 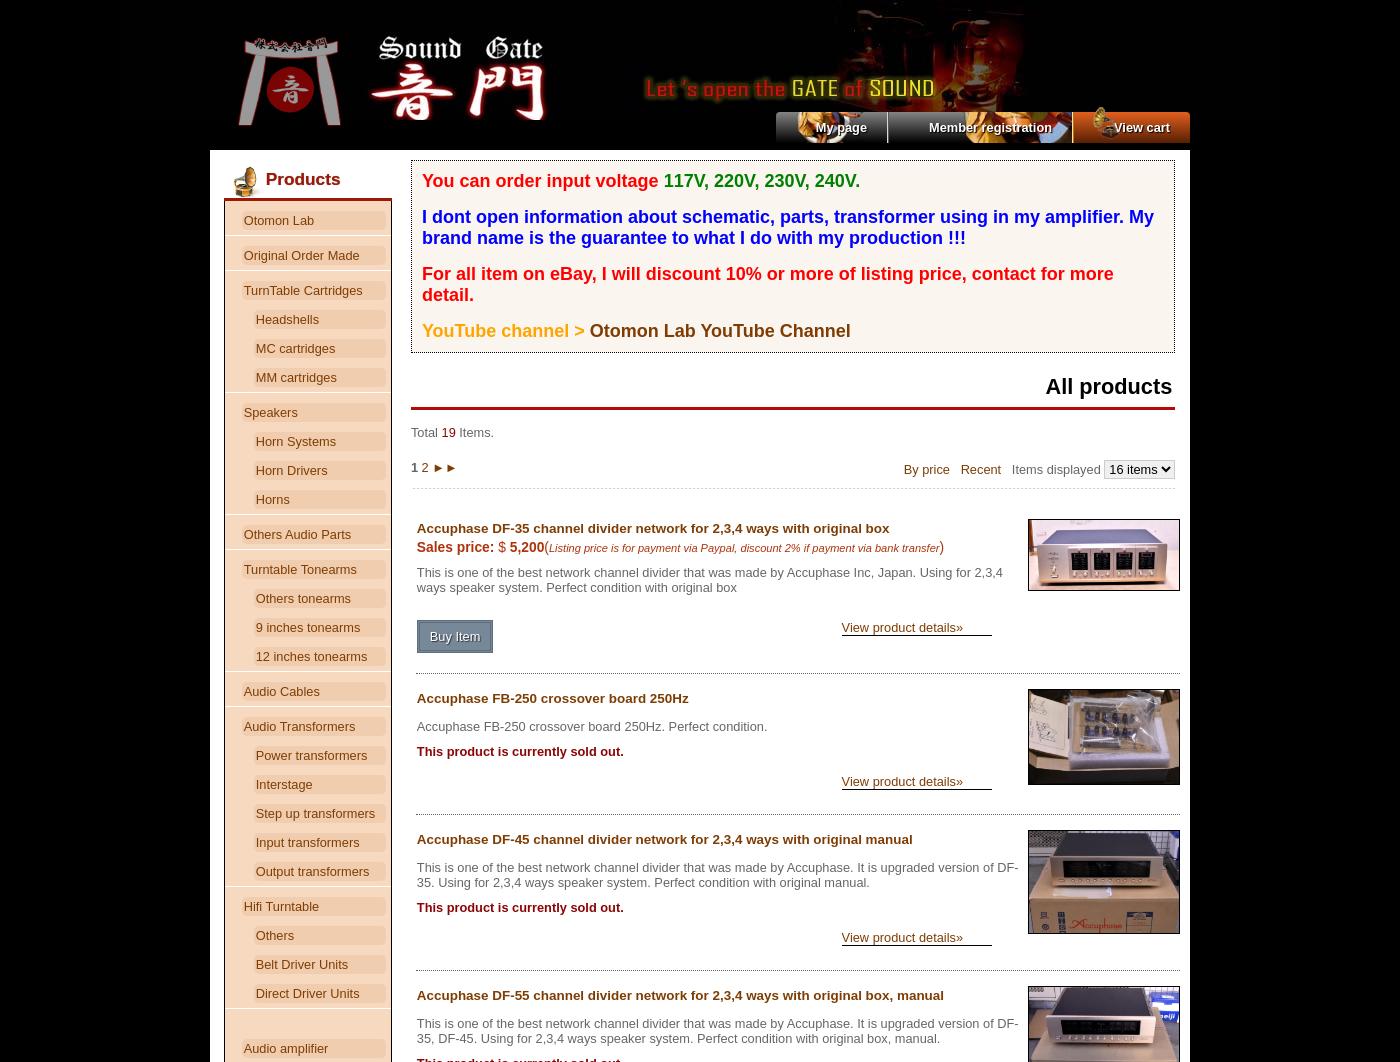 What do you see at coordinates (544, 545) in the screenshot?
I see `'('` at bounding box center [544, 545].